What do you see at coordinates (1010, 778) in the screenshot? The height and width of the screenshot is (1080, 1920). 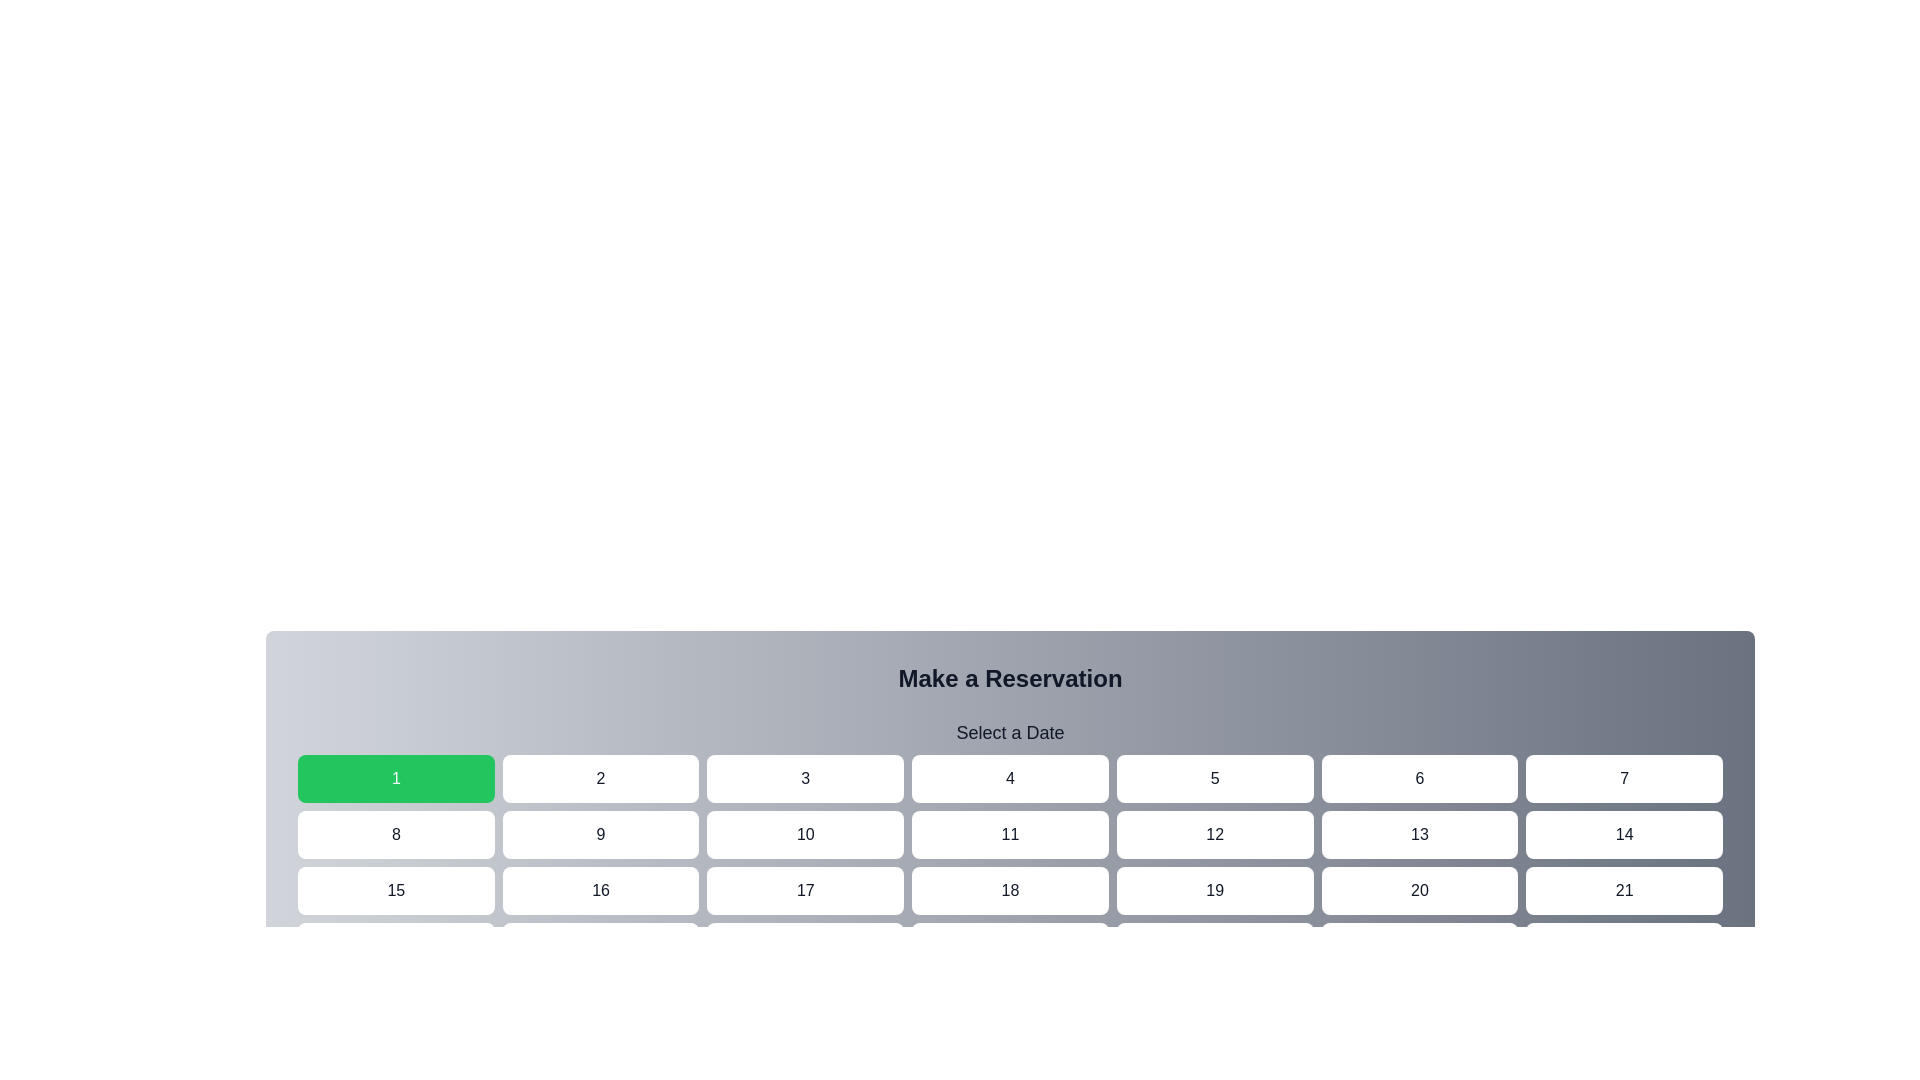 I see `the button displaying the number '4' with a white background and bold font` at bounding box center [1010, 778].